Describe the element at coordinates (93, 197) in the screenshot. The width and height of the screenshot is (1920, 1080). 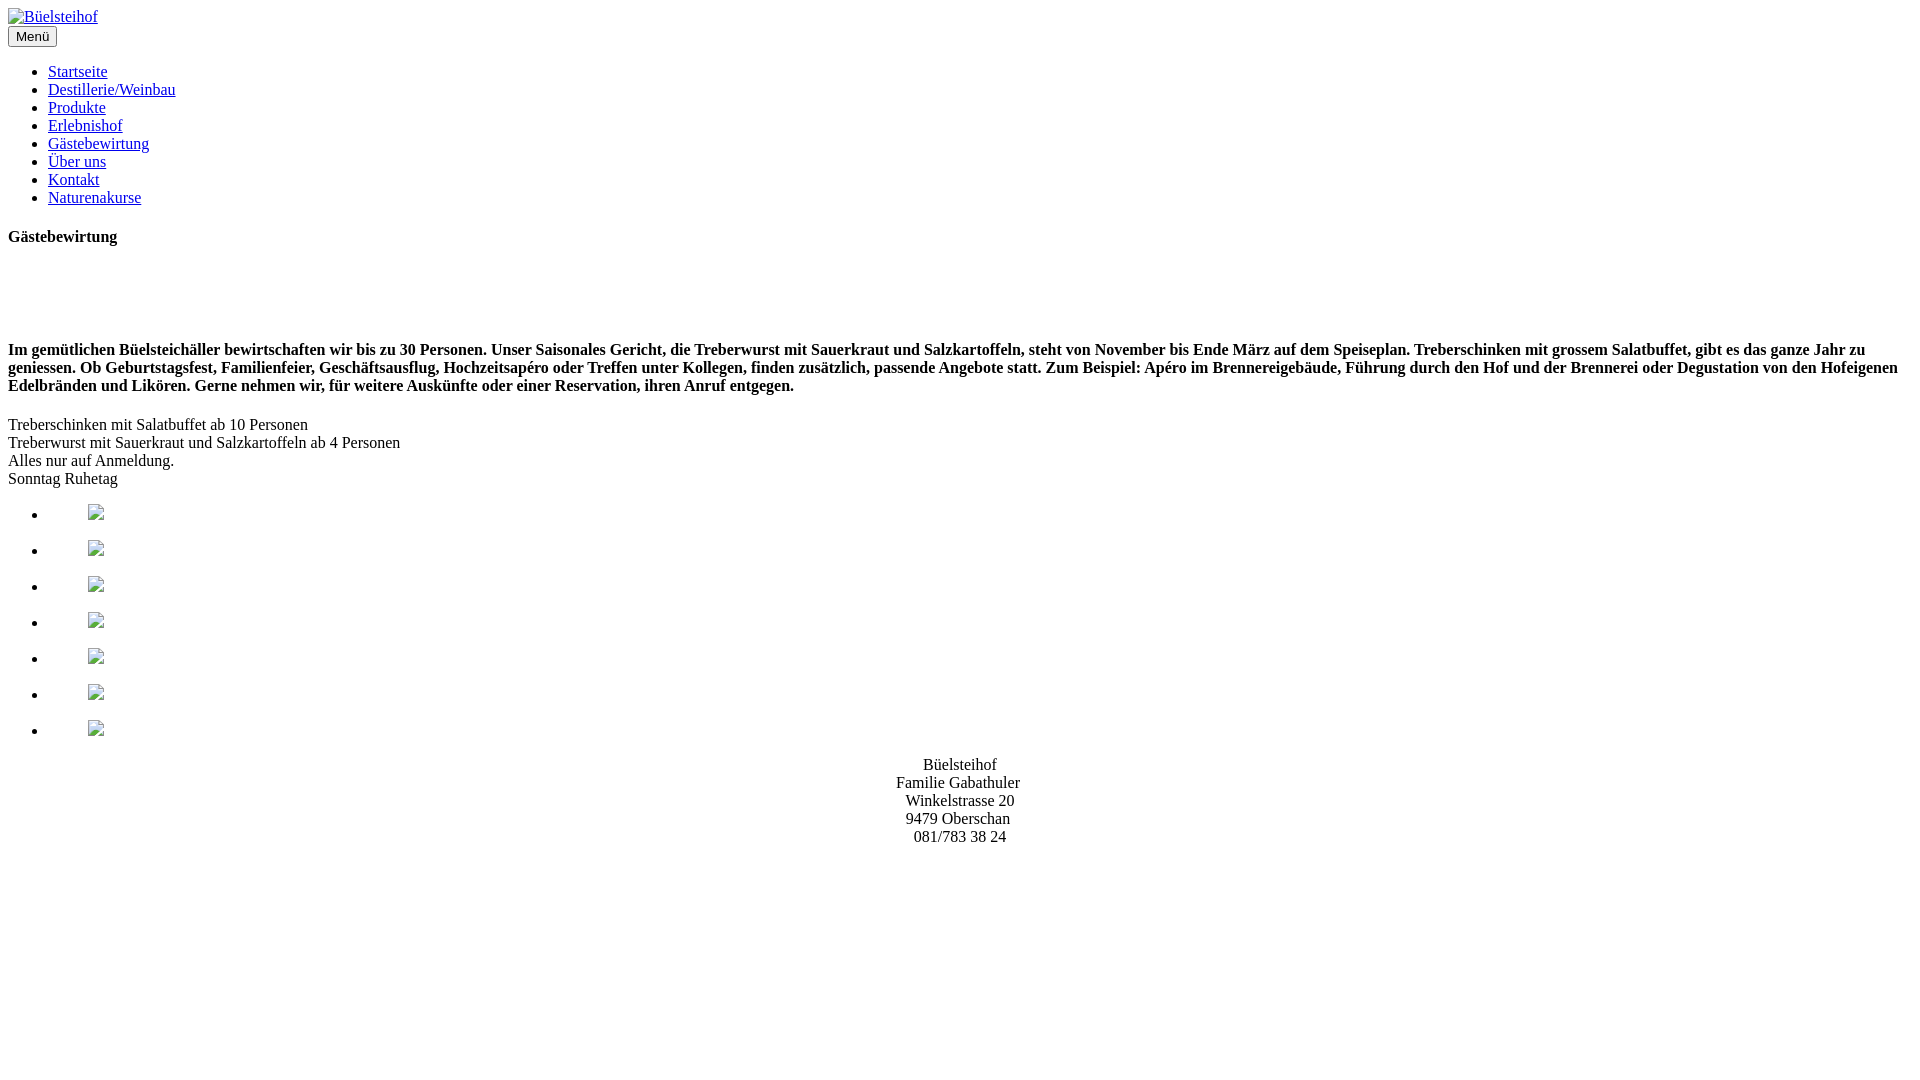
I see `'Naturenakurse'` at that location.